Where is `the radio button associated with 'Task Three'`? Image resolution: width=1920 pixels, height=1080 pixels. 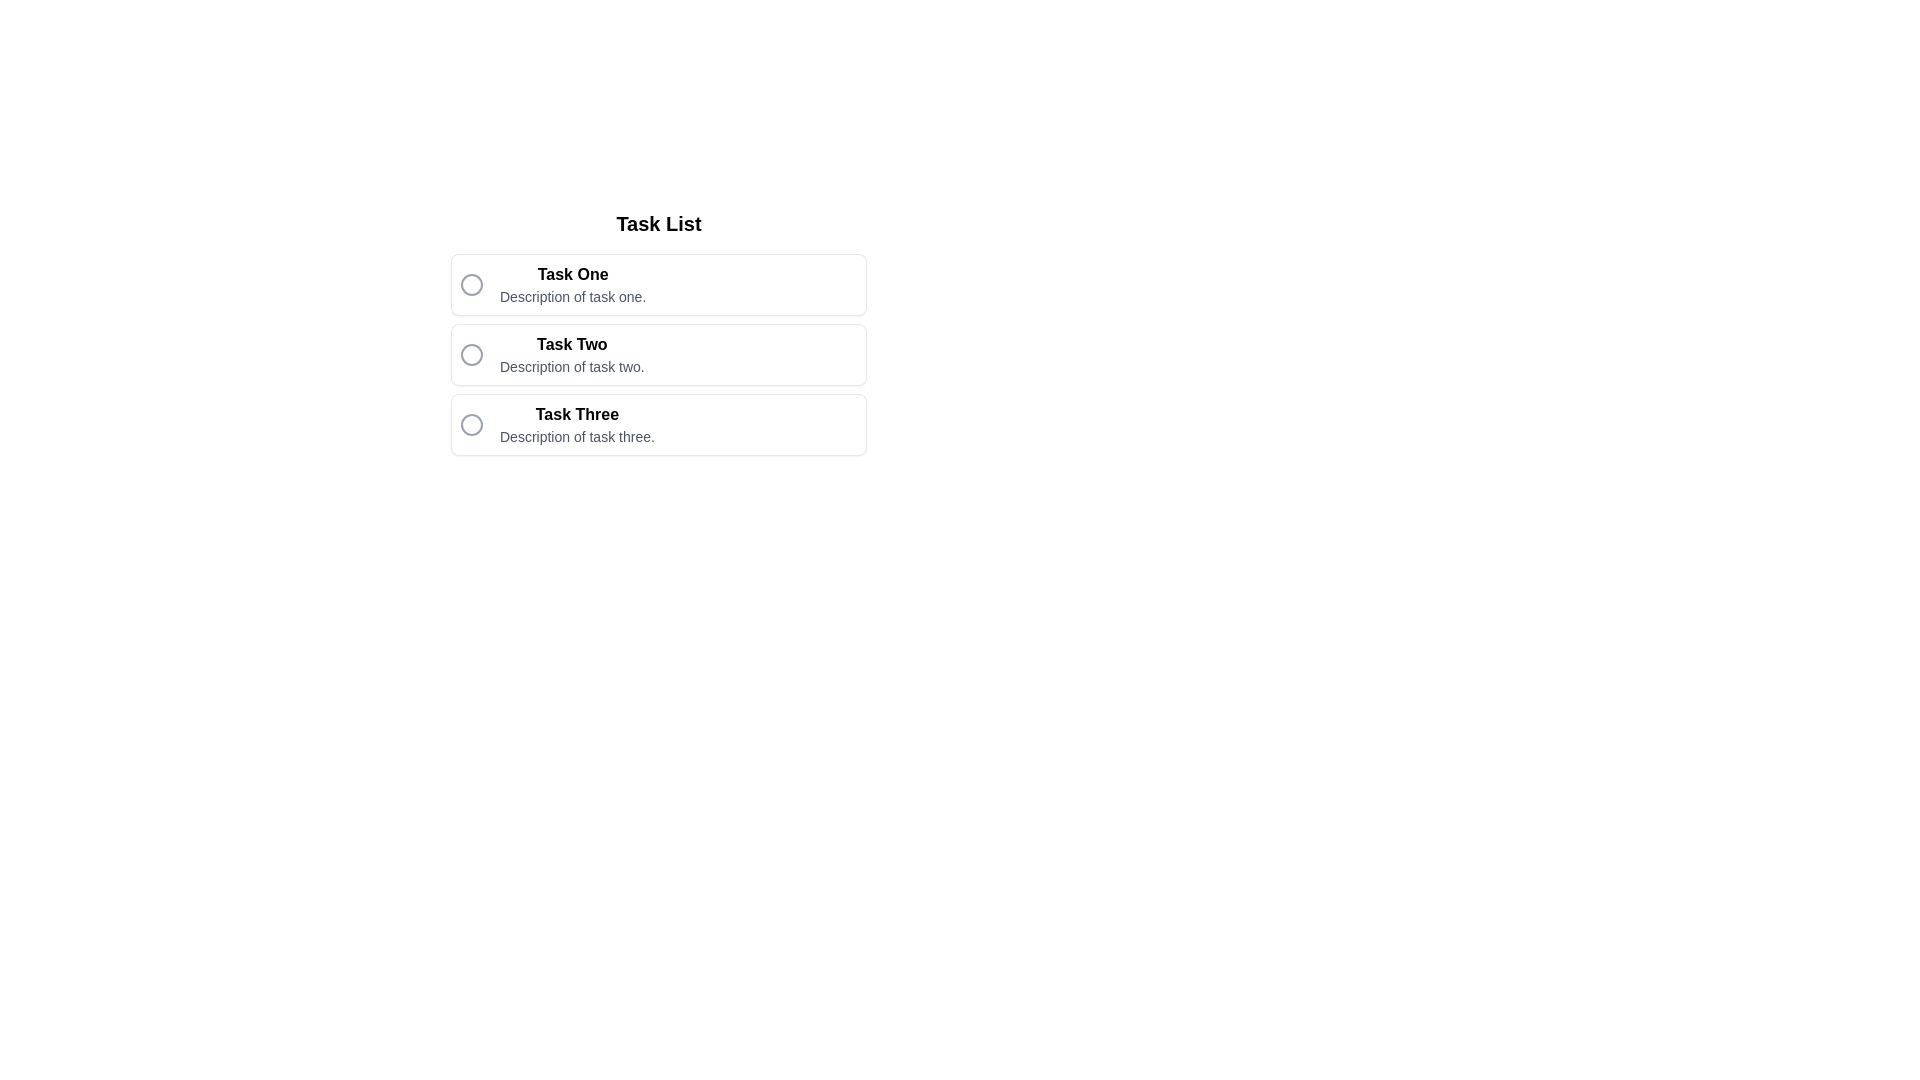
the radio button associated with 'Task Three' is located at coordinates (658, 423).